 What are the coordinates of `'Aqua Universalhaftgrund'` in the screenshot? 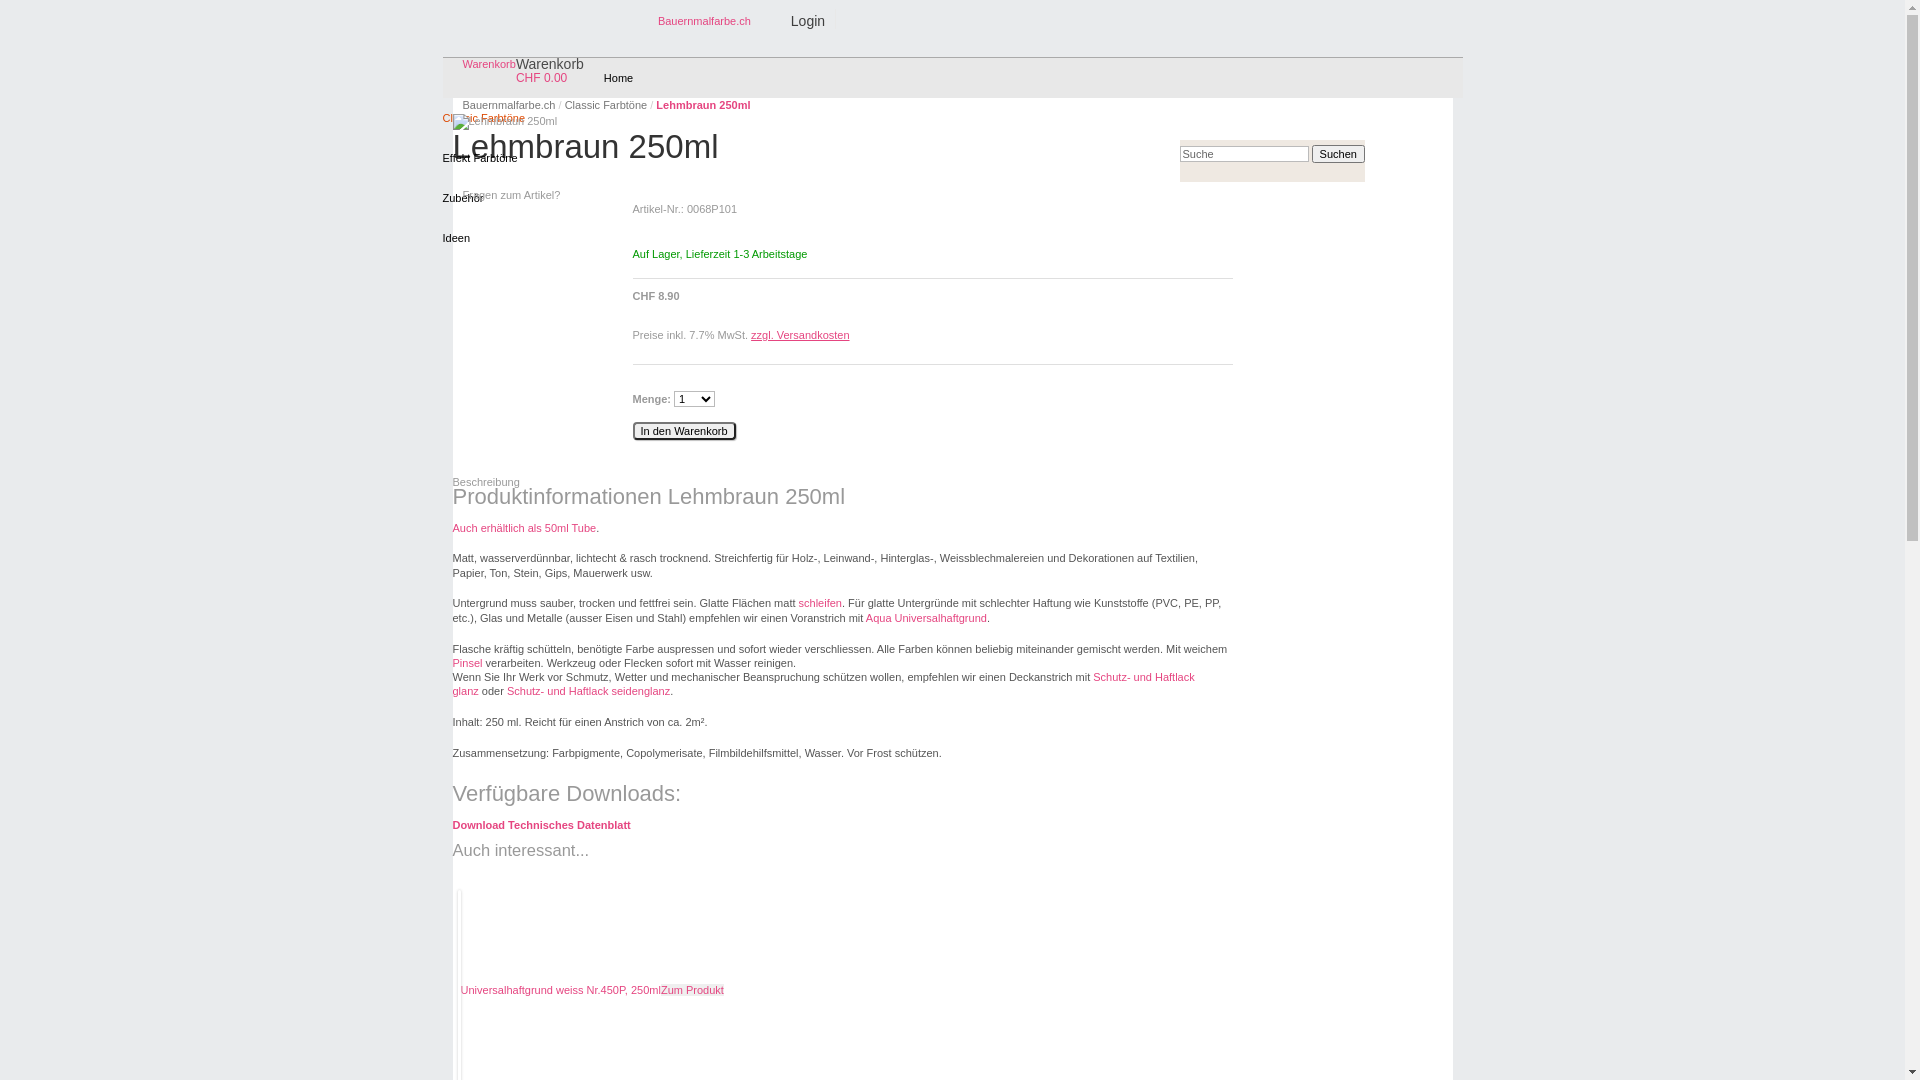 It's located at (925, 616).